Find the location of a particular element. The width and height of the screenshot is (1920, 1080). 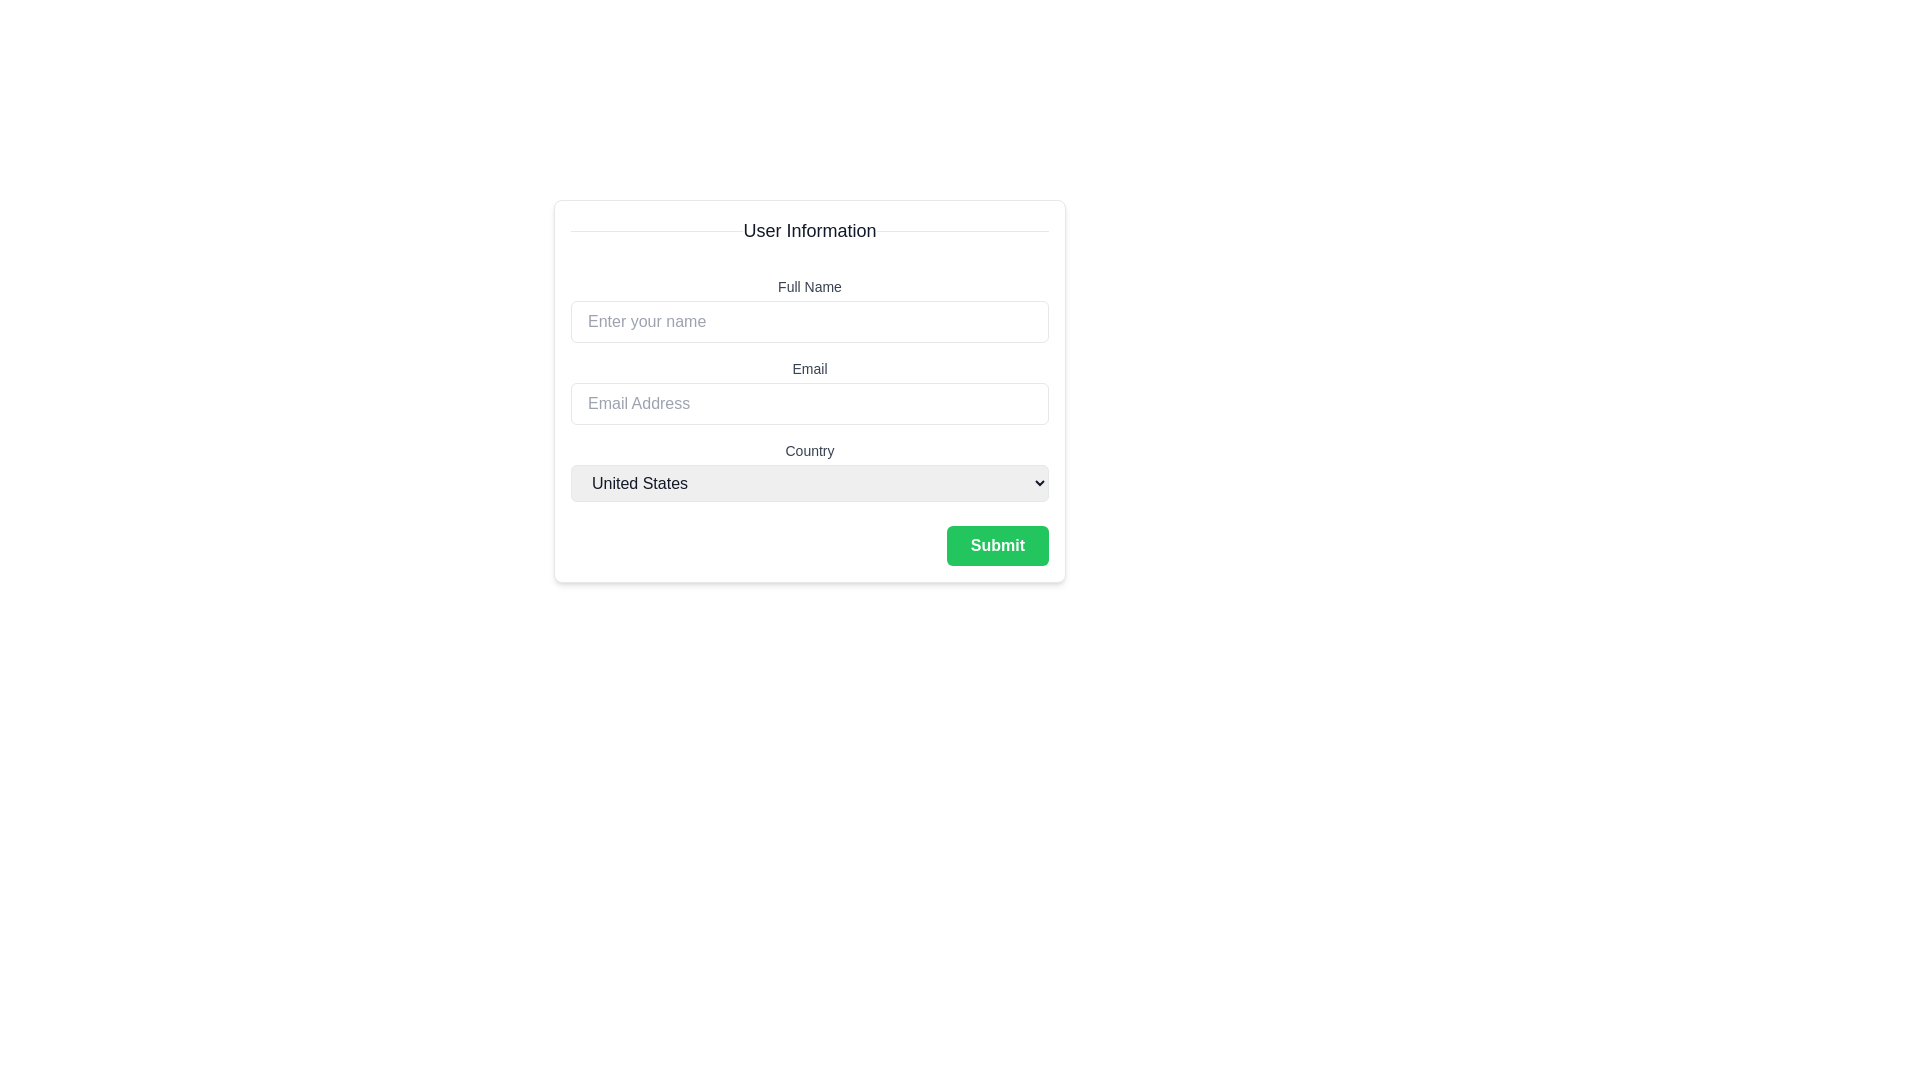

the downward-facing arrow of the 'Country' dropdown menu is located at coordinates (810, 471).